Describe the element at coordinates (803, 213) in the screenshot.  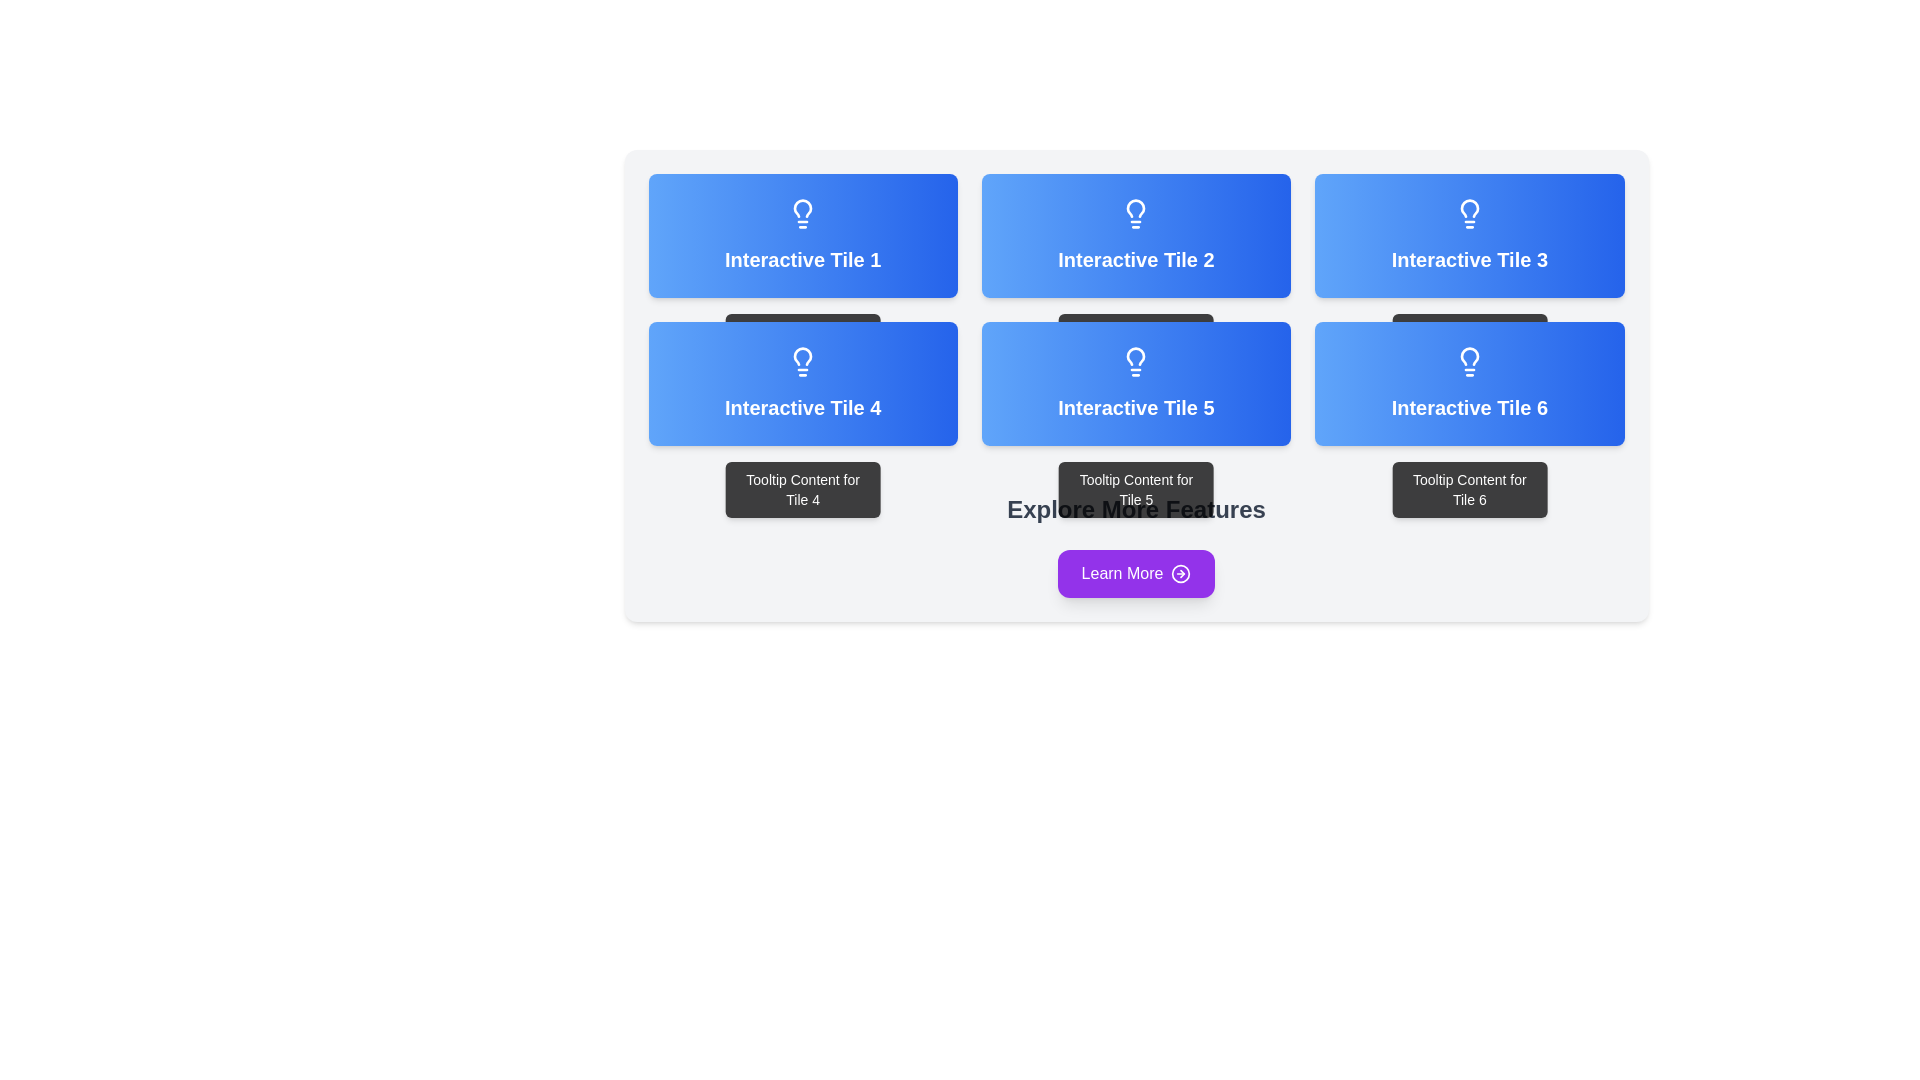
I see `the lightbulb icon located inside the blue gradient rectangular tile labeled 'Interactive Tile 1'` at that location.